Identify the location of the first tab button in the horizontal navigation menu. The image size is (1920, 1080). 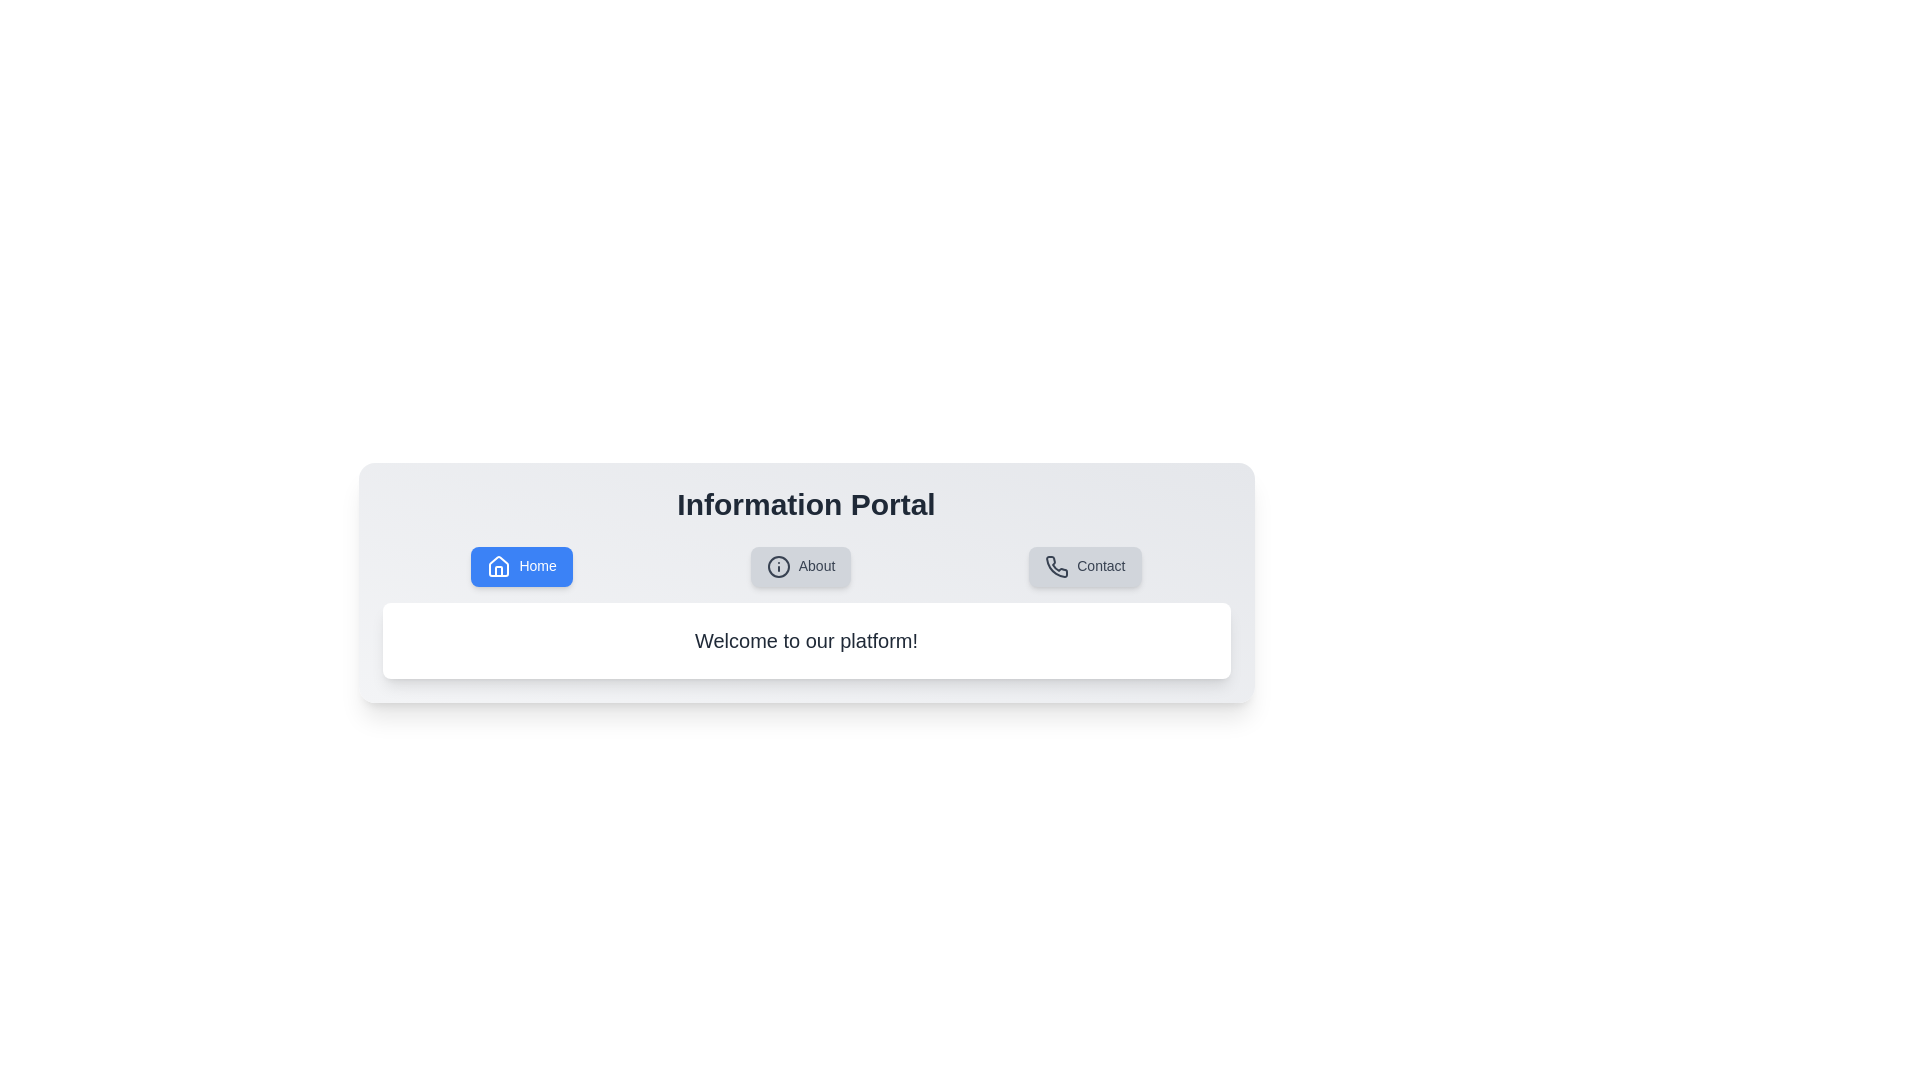
(522, 567).